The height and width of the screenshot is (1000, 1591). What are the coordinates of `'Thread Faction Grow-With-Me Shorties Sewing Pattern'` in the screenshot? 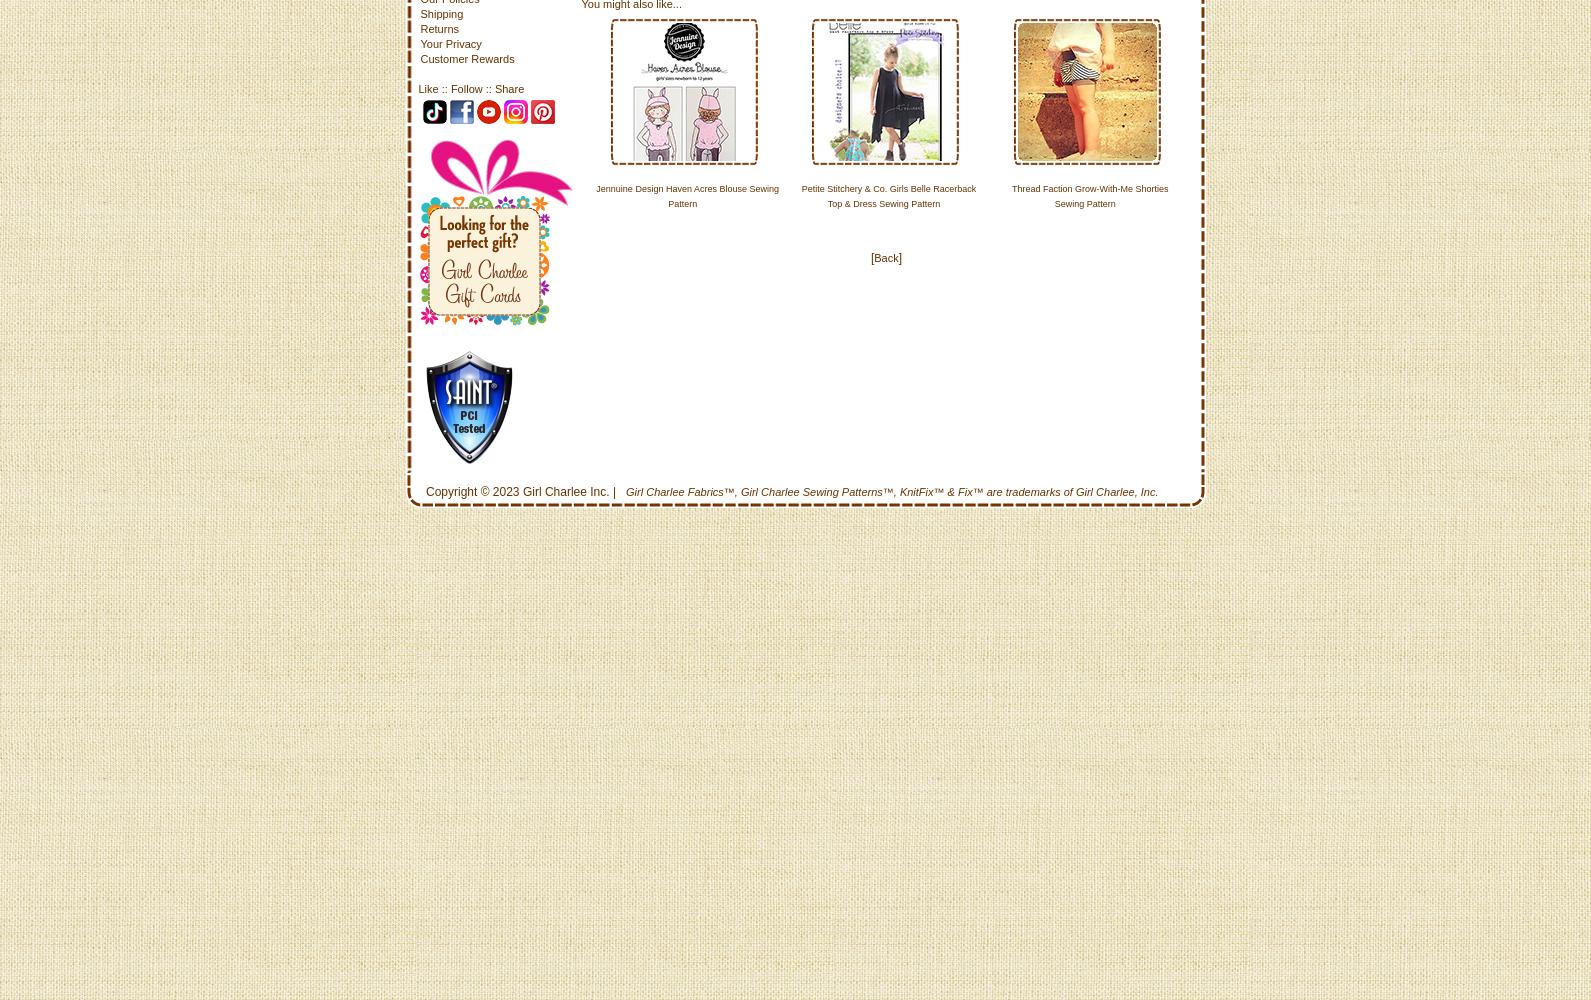 It's located at (1089, 195).